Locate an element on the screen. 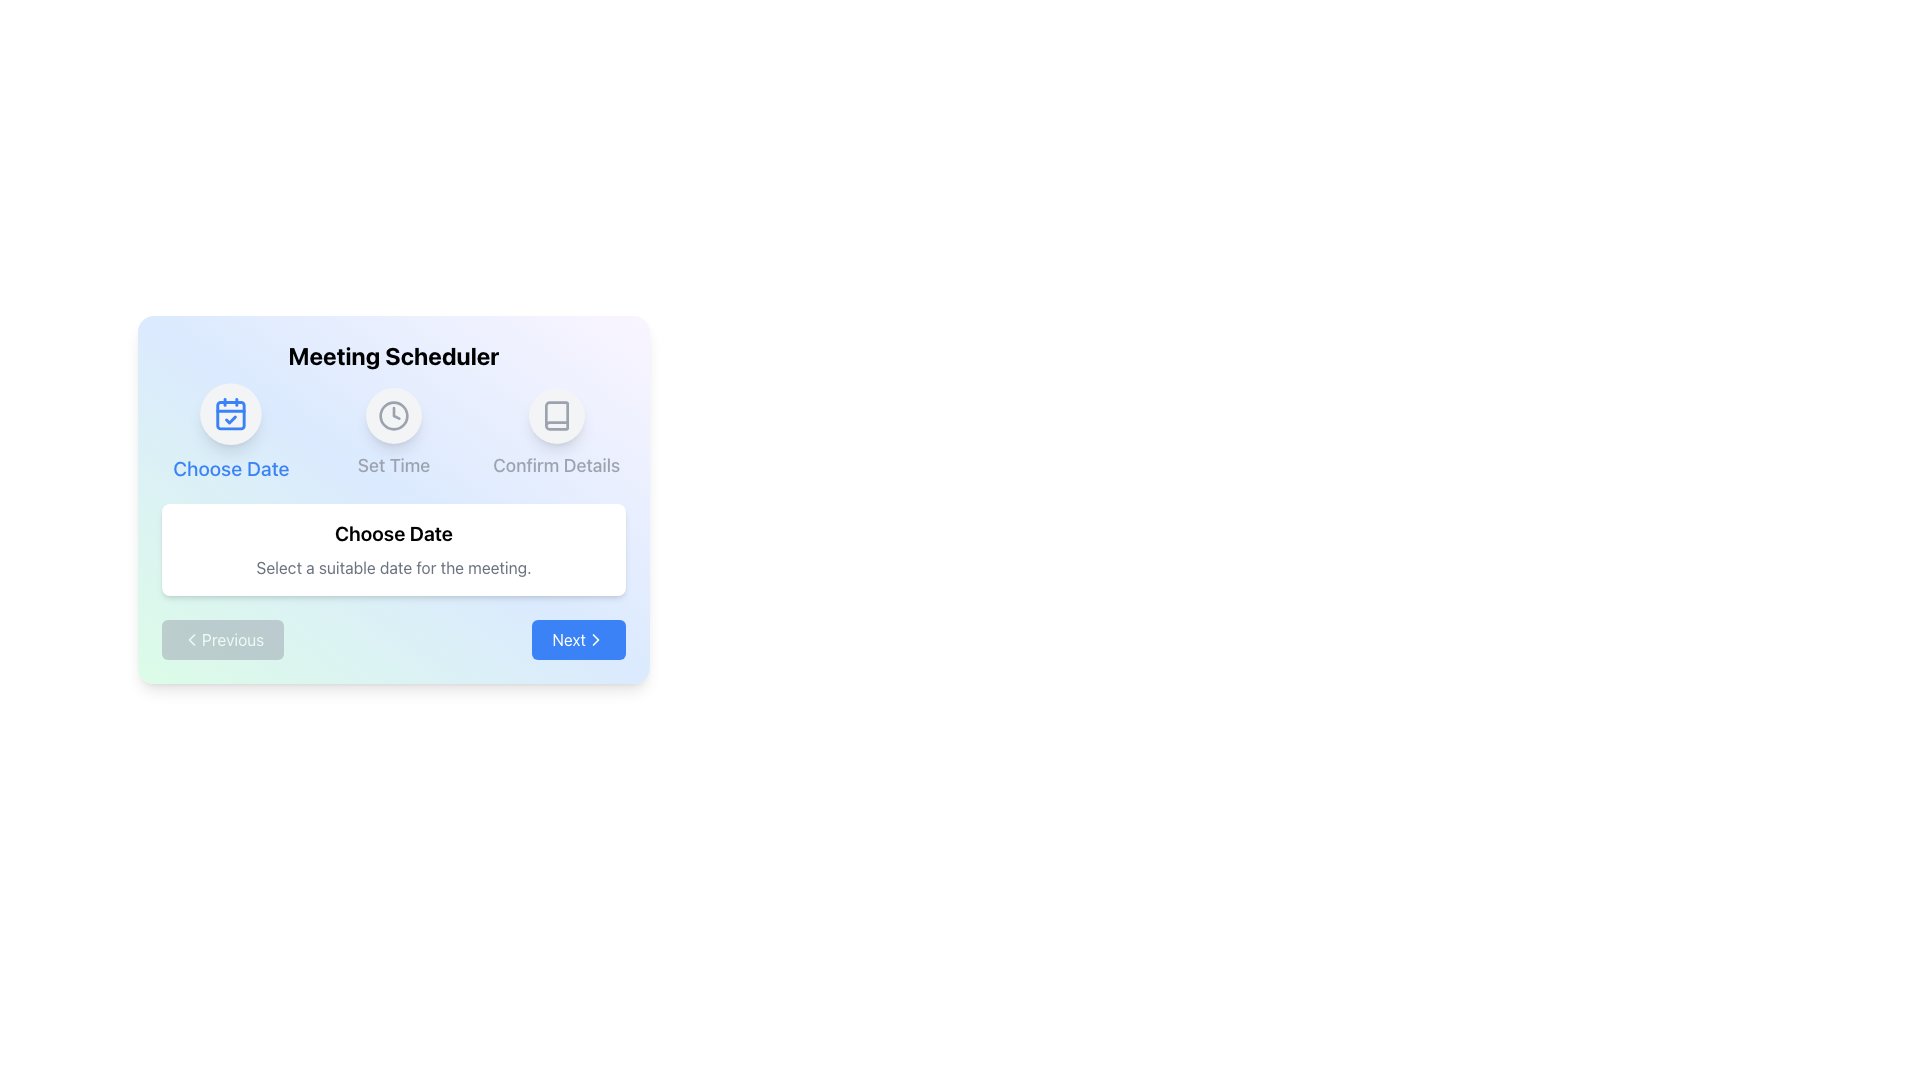 This screenshot has height=1080, width=1920. to select or activate the 'Set Time' step, which is the second section in a horizontal row of steps, positioned between 'Choose Date' and 'Confirm Details' is located at coordinates (393, 433).